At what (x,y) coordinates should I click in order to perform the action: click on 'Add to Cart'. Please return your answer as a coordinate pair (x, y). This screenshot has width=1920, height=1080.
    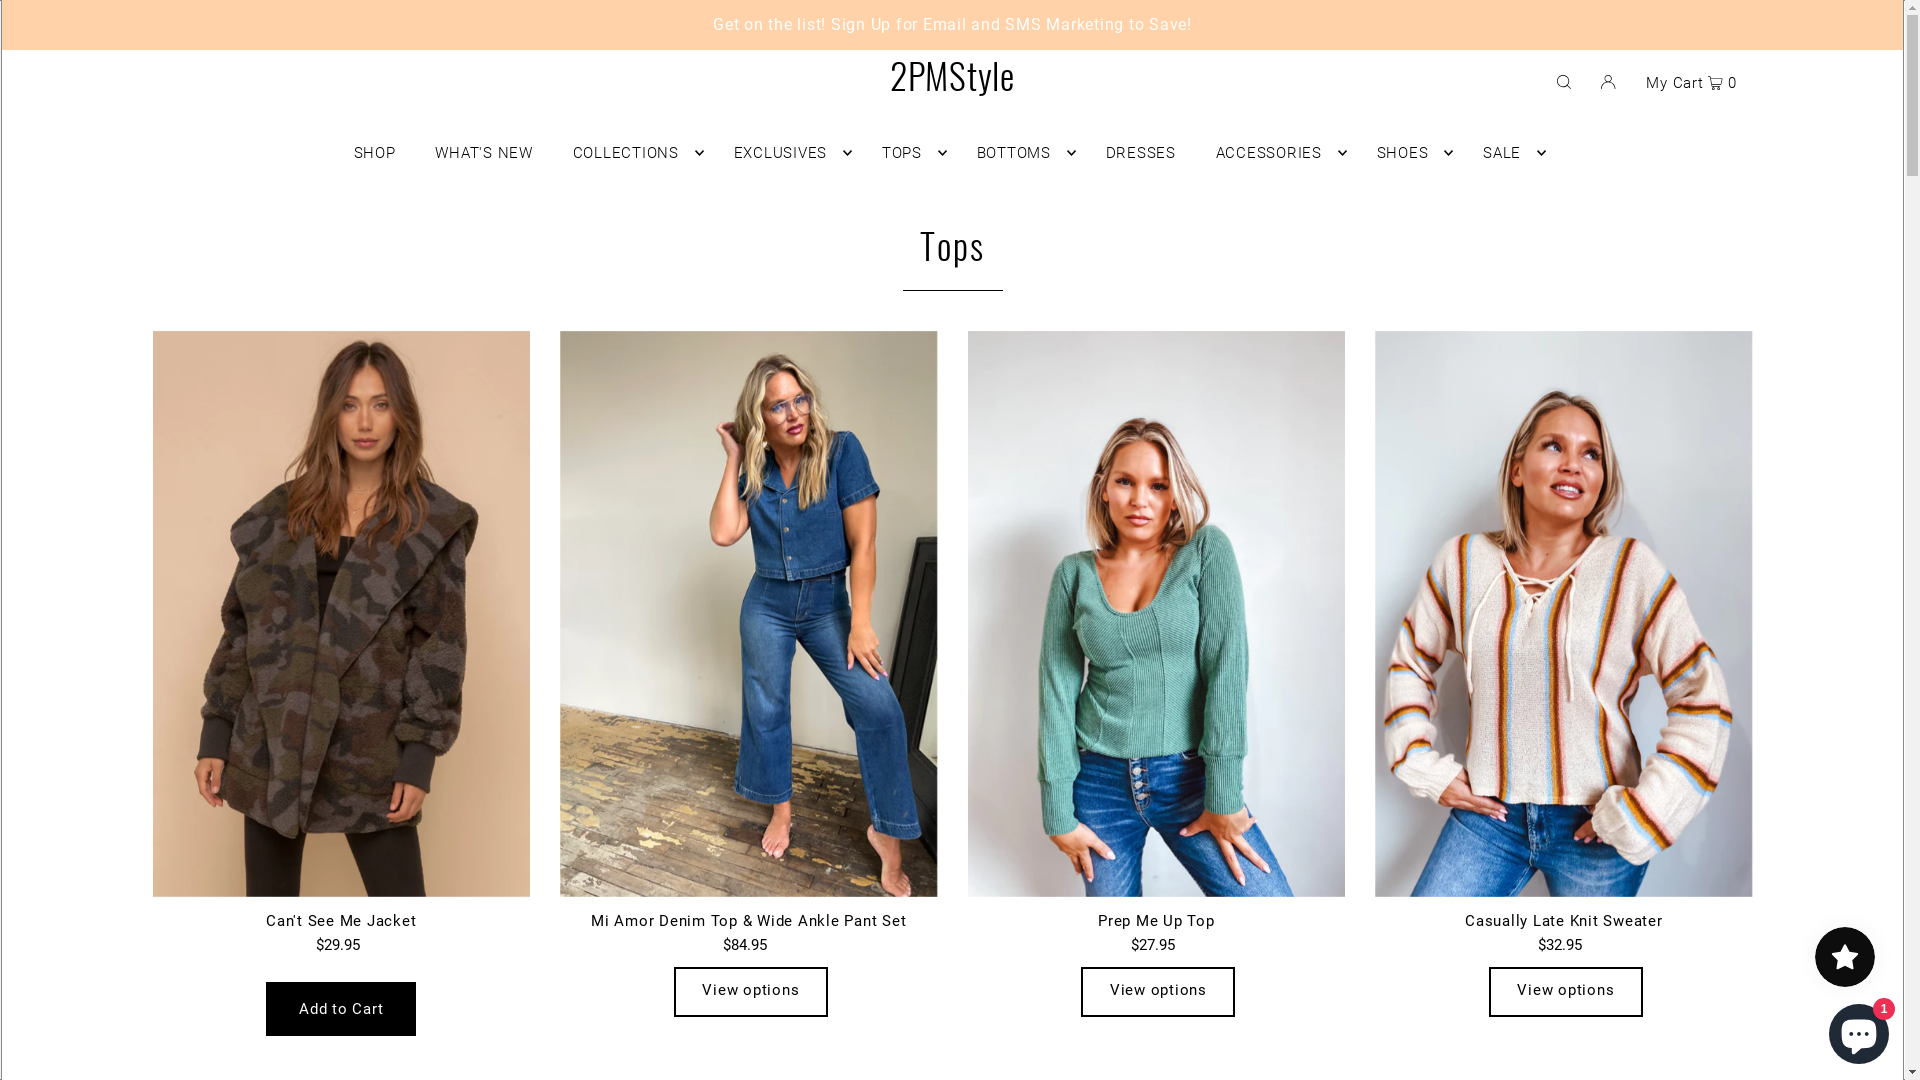
    Looking at the image, I should click on (340, 1009).